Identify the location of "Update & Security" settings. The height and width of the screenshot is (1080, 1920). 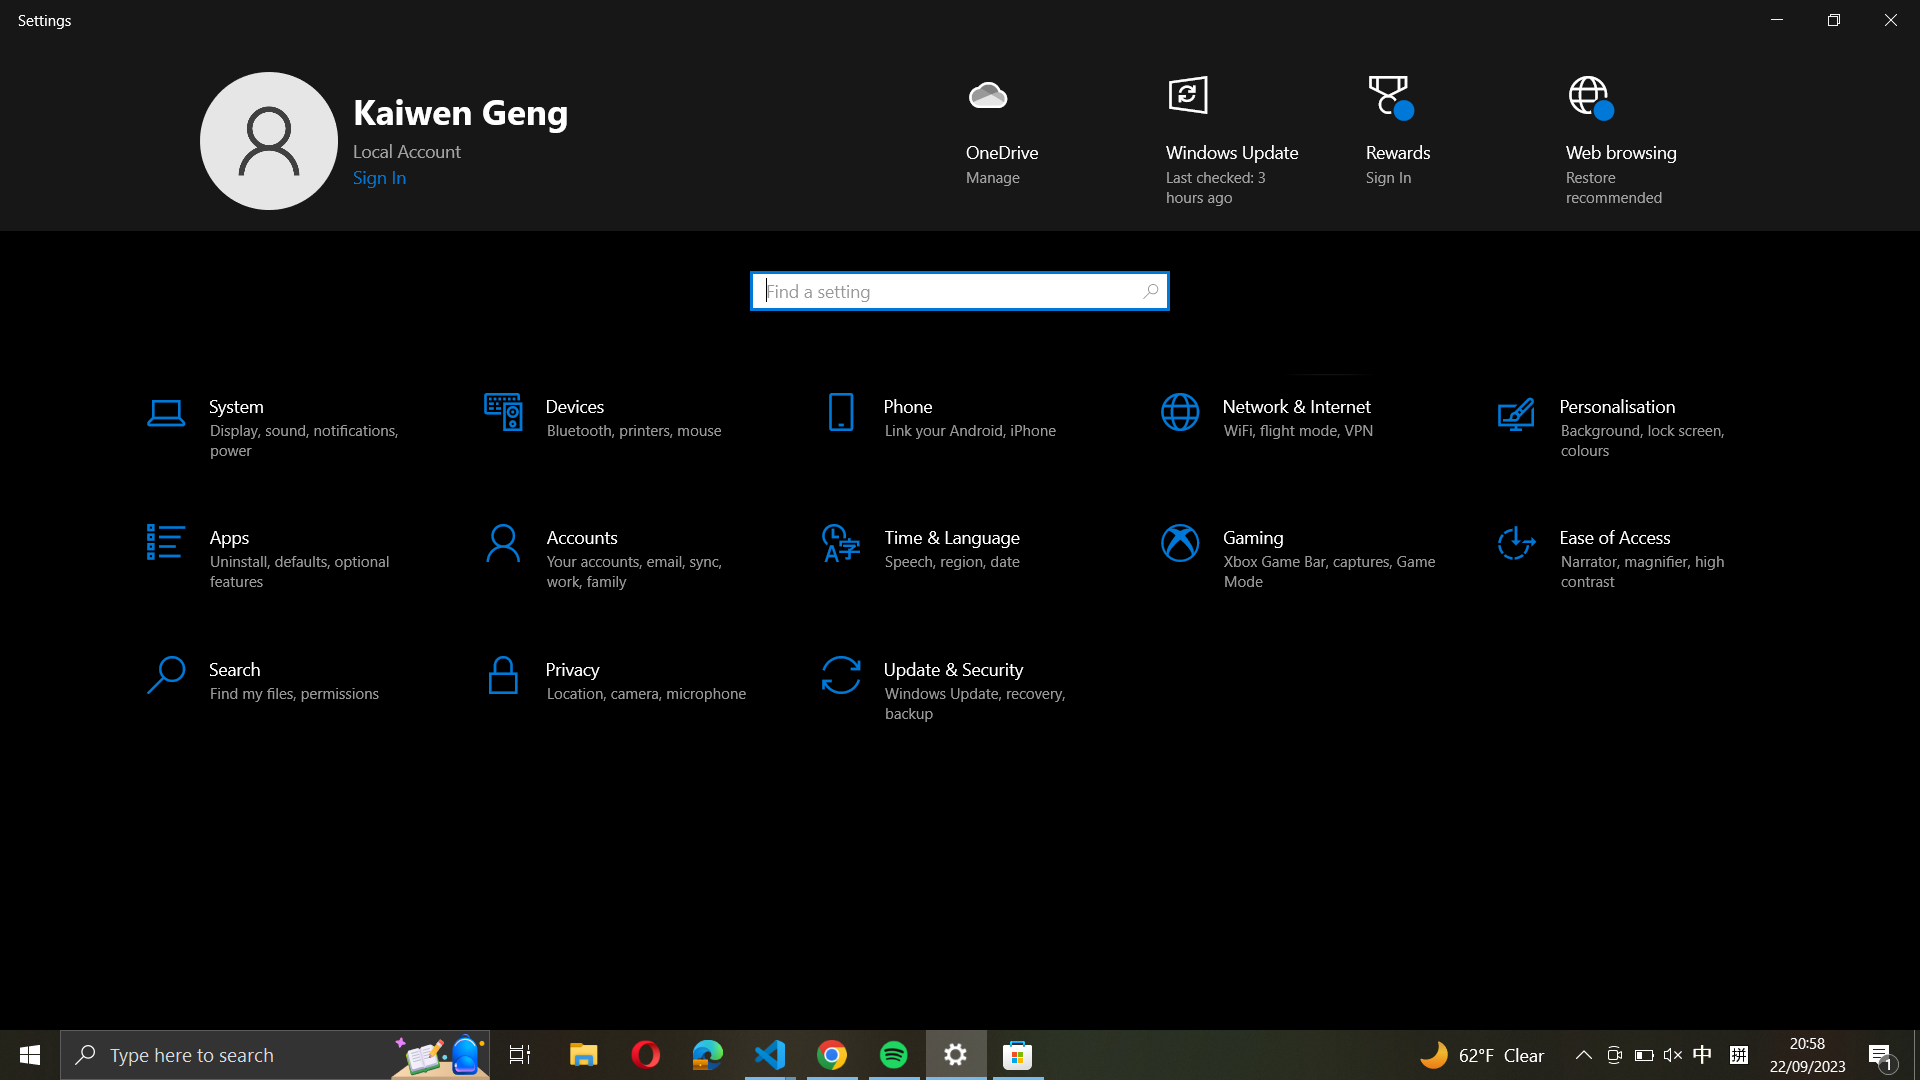
(961, 684).